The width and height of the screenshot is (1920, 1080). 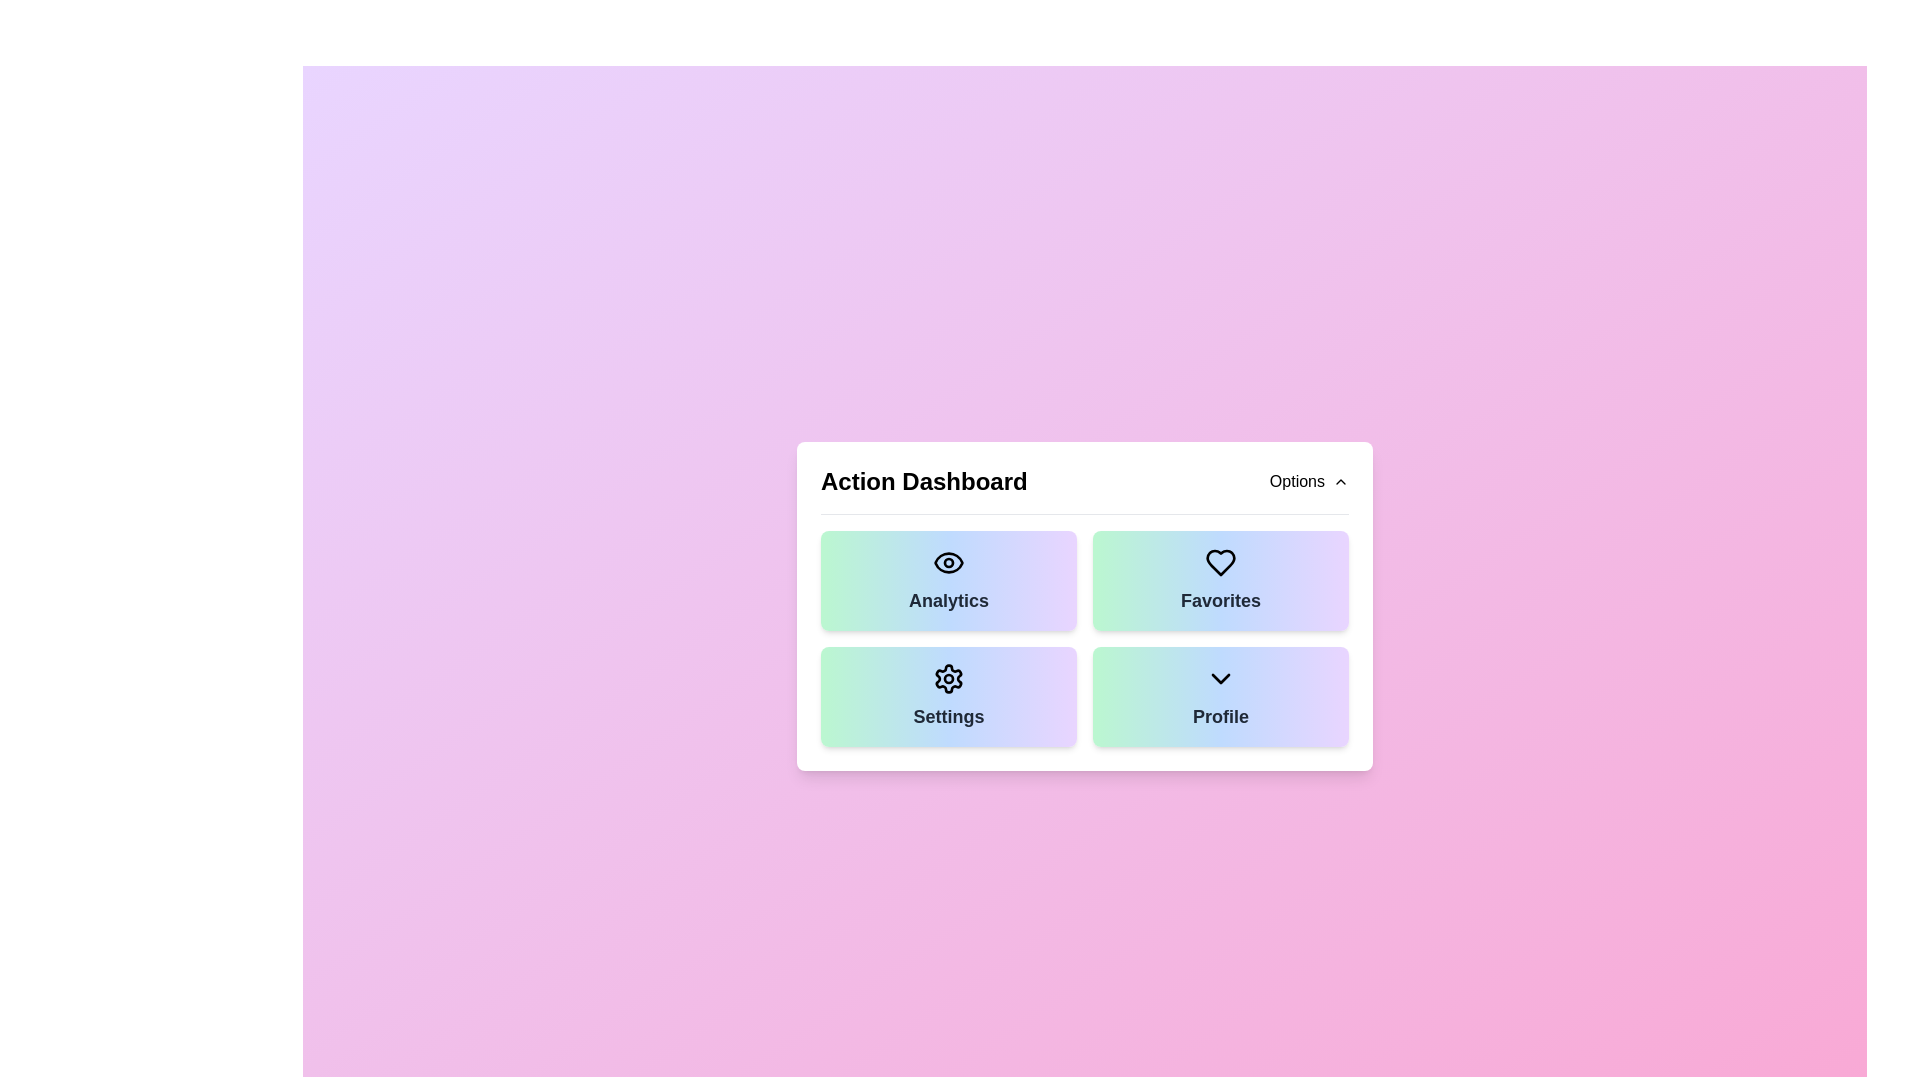 What do you see at coordinates (1219, 562) in the screenshot?
I see `the heart icon representing the Favorites section at the center-top area of the Favorites panel in the Action Dashboard interface` at bounding box center [1219, 562].